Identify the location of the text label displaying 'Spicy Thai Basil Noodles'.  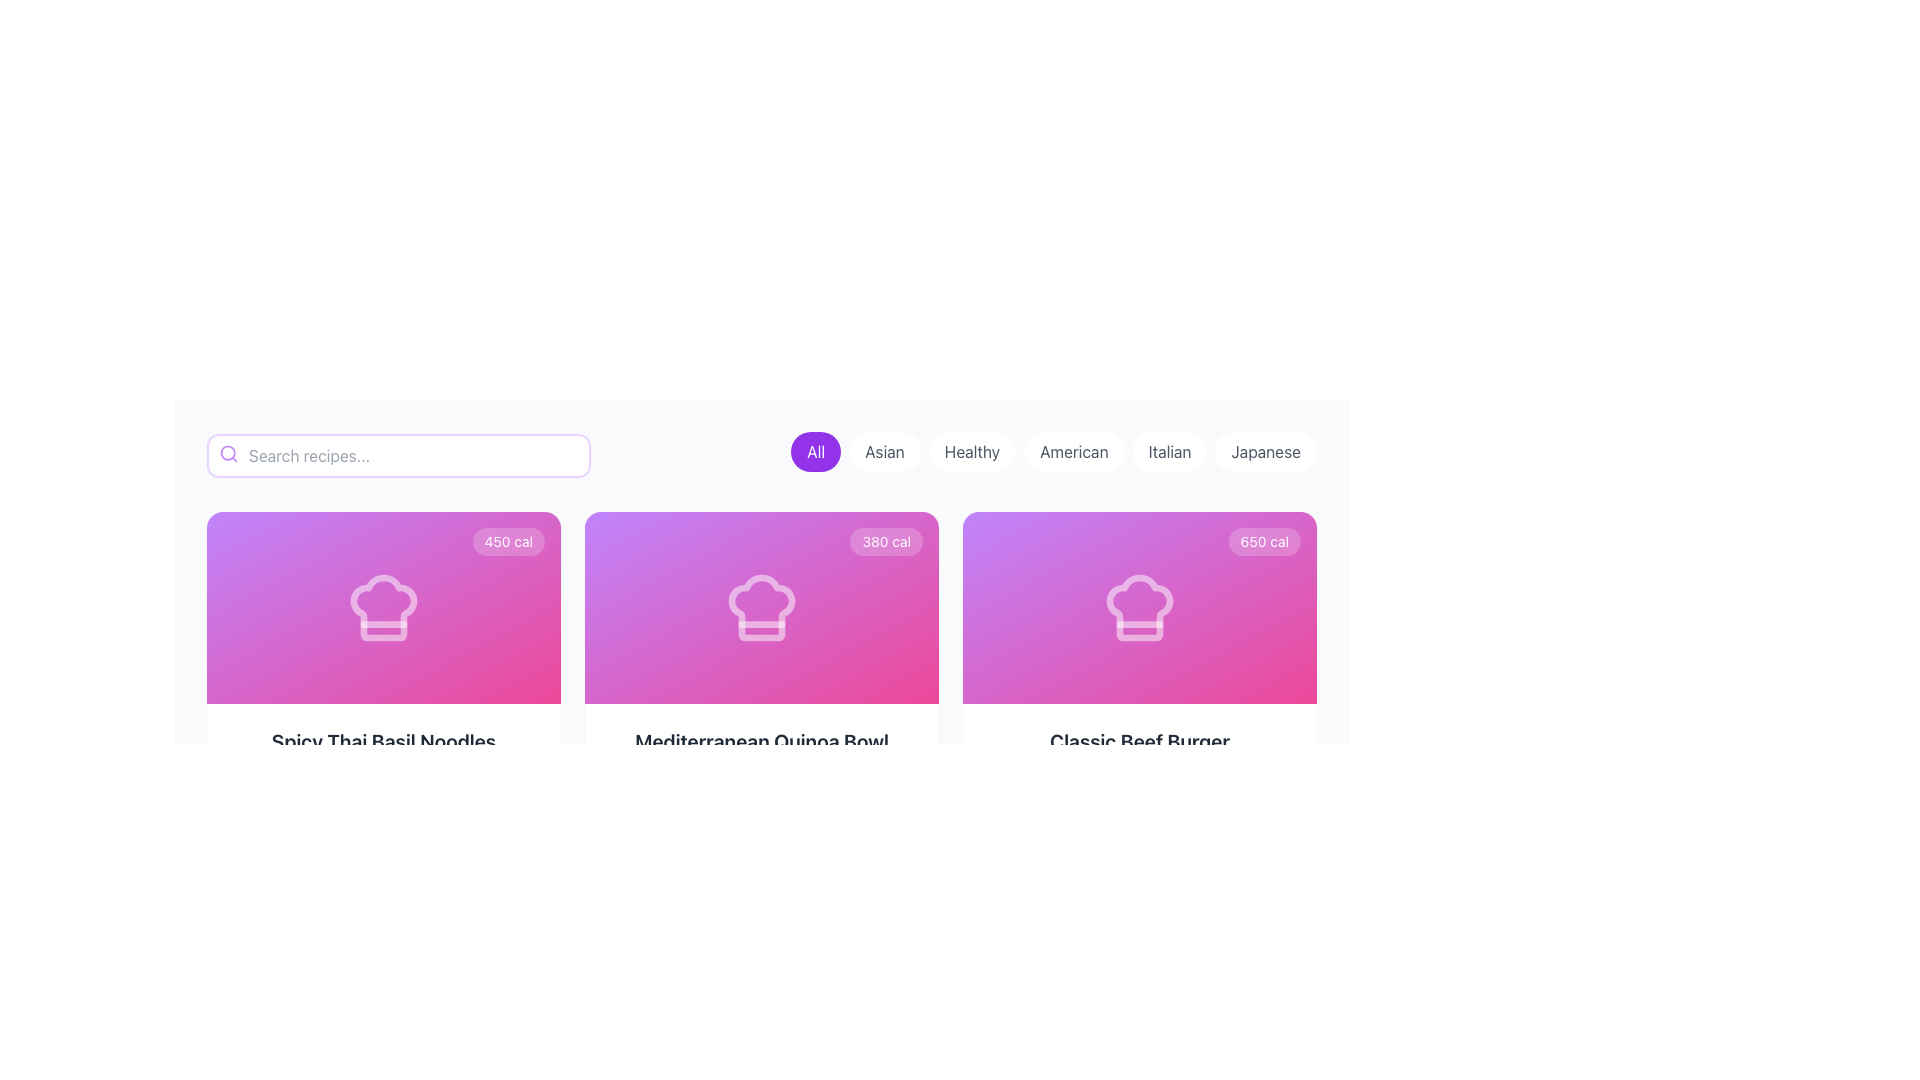
(384, 741).